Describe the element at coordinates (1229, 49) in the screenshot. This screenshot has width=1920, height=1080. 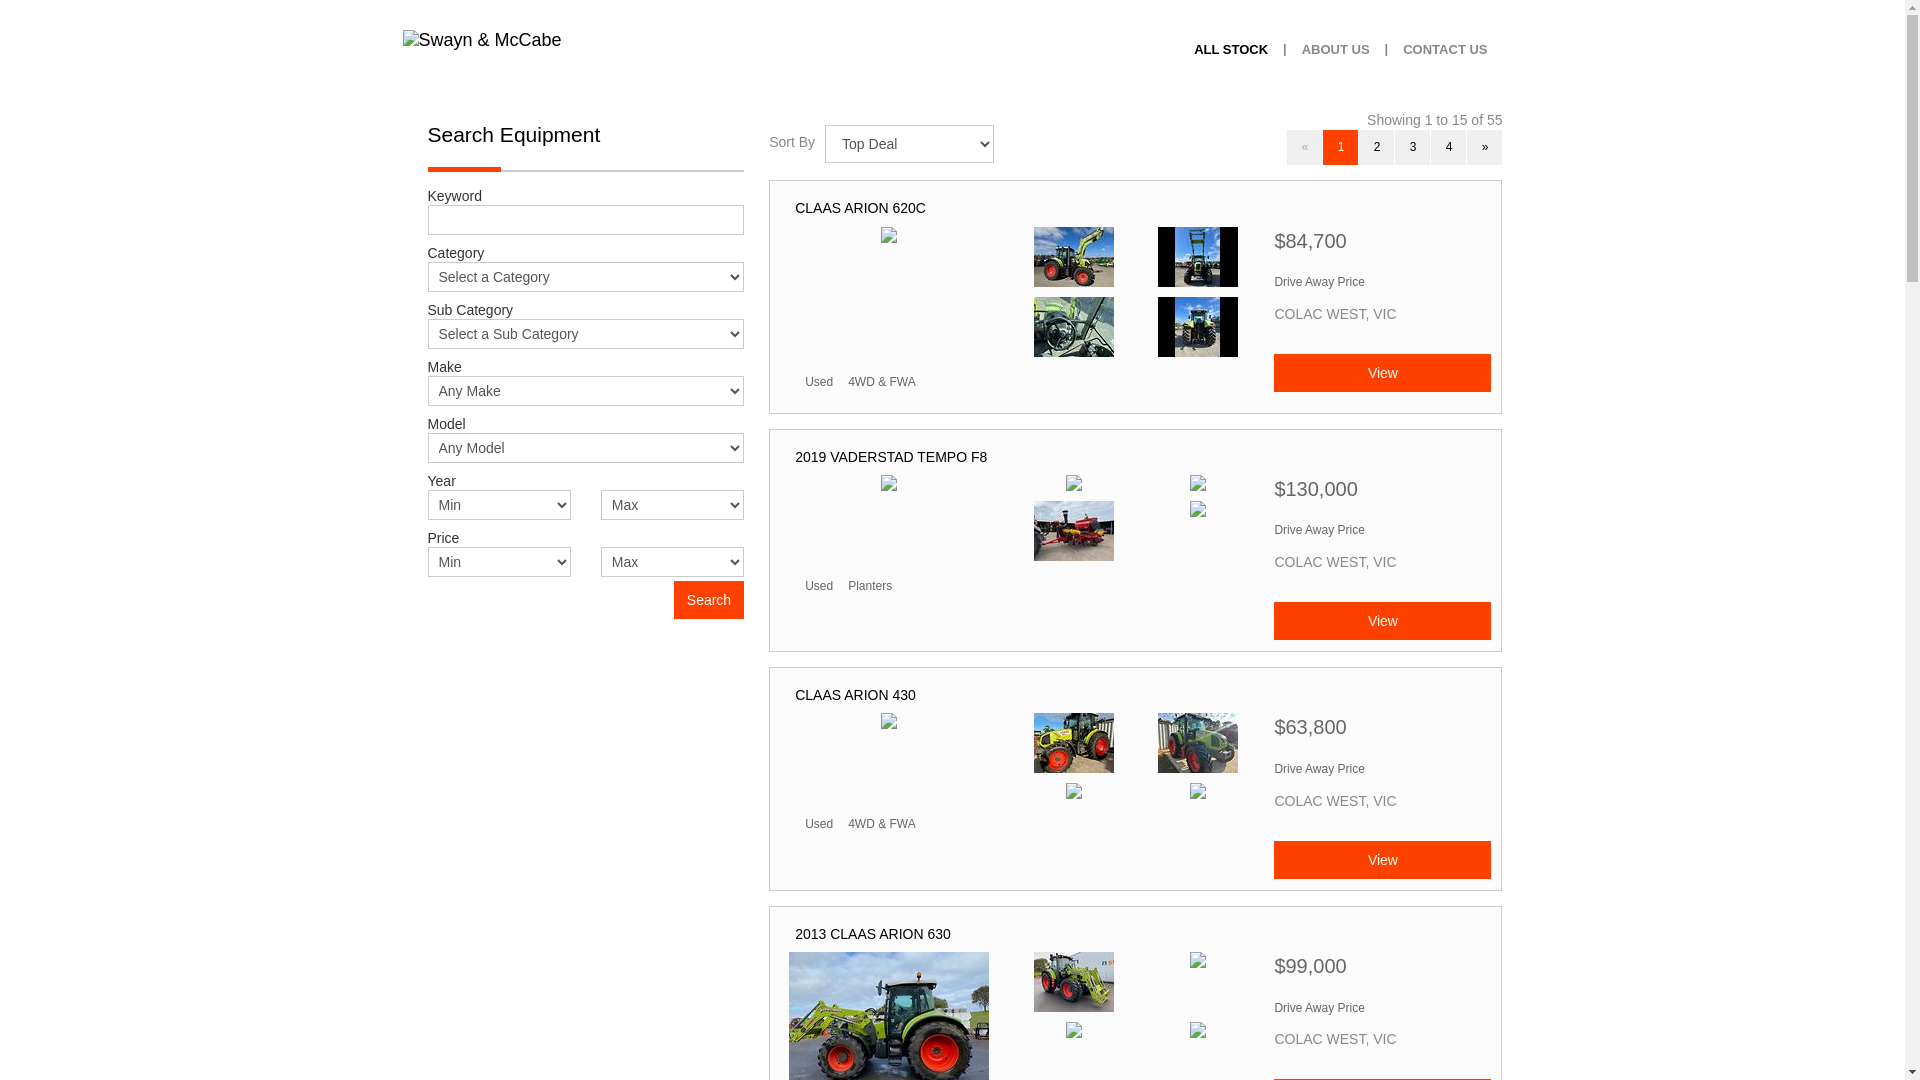
I see `'ALL STOCK'` at that location.